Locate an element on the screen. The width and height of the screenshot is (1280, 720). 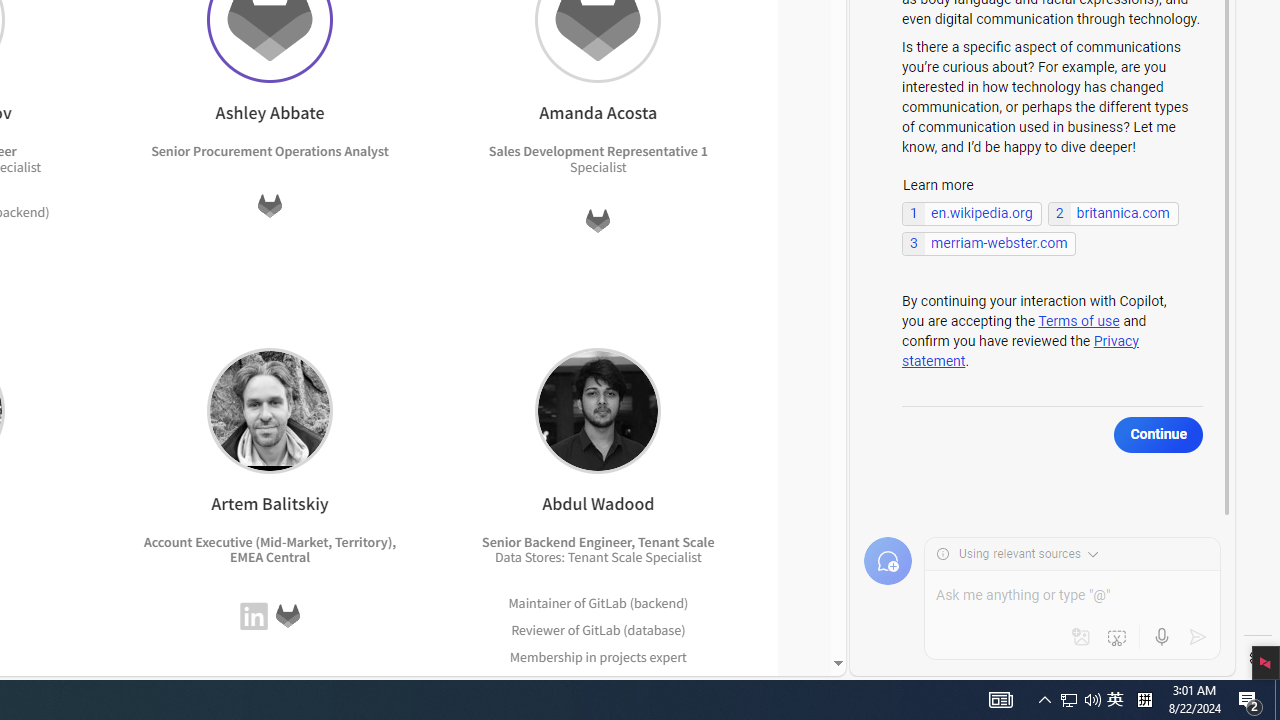
'Sales Development Representative 1' is located at coordinates (596, 150).